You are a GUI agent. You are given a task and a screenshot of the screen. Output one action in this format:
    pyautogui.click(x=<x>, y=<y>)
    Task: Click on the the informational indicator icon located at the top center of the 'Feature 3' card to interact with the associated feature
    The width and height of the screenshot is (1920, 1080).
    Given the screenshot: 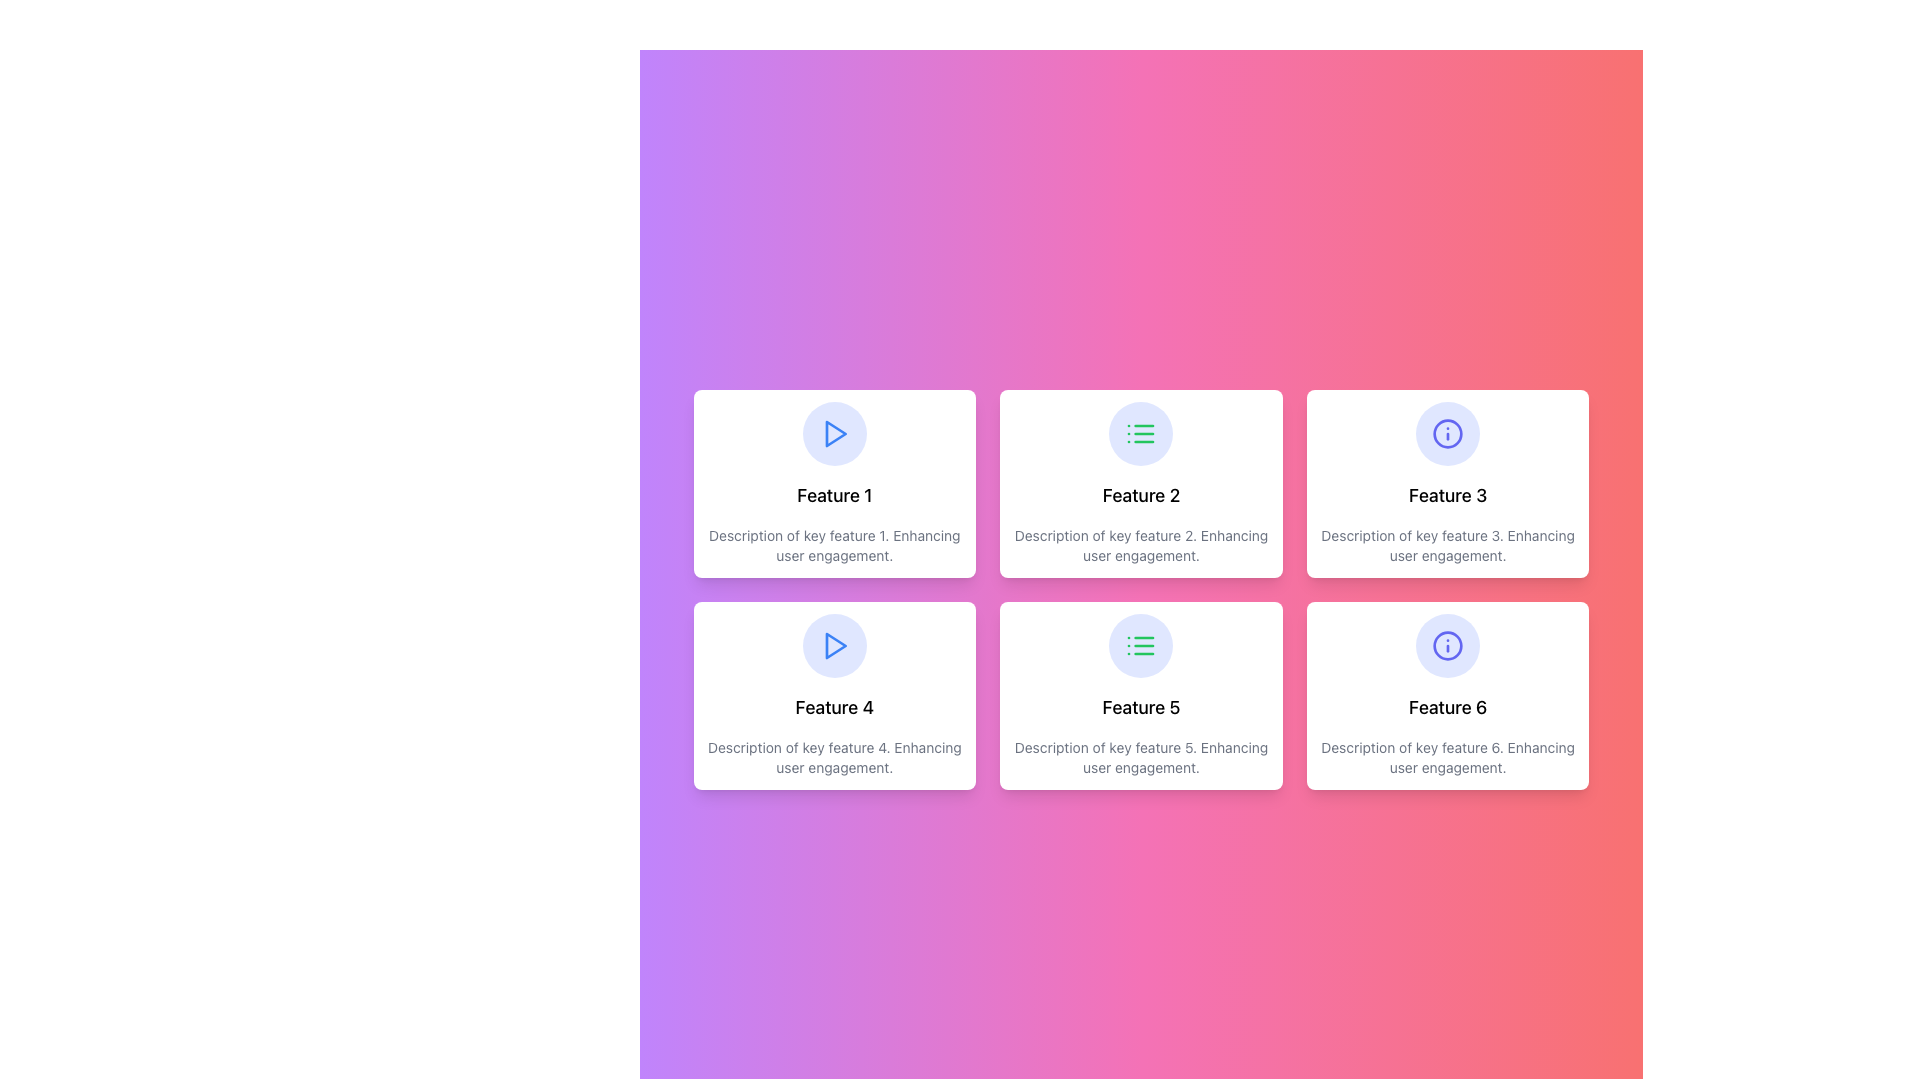 What is the action you would take?
    pyautogui.click(x=1448, y=433)
    